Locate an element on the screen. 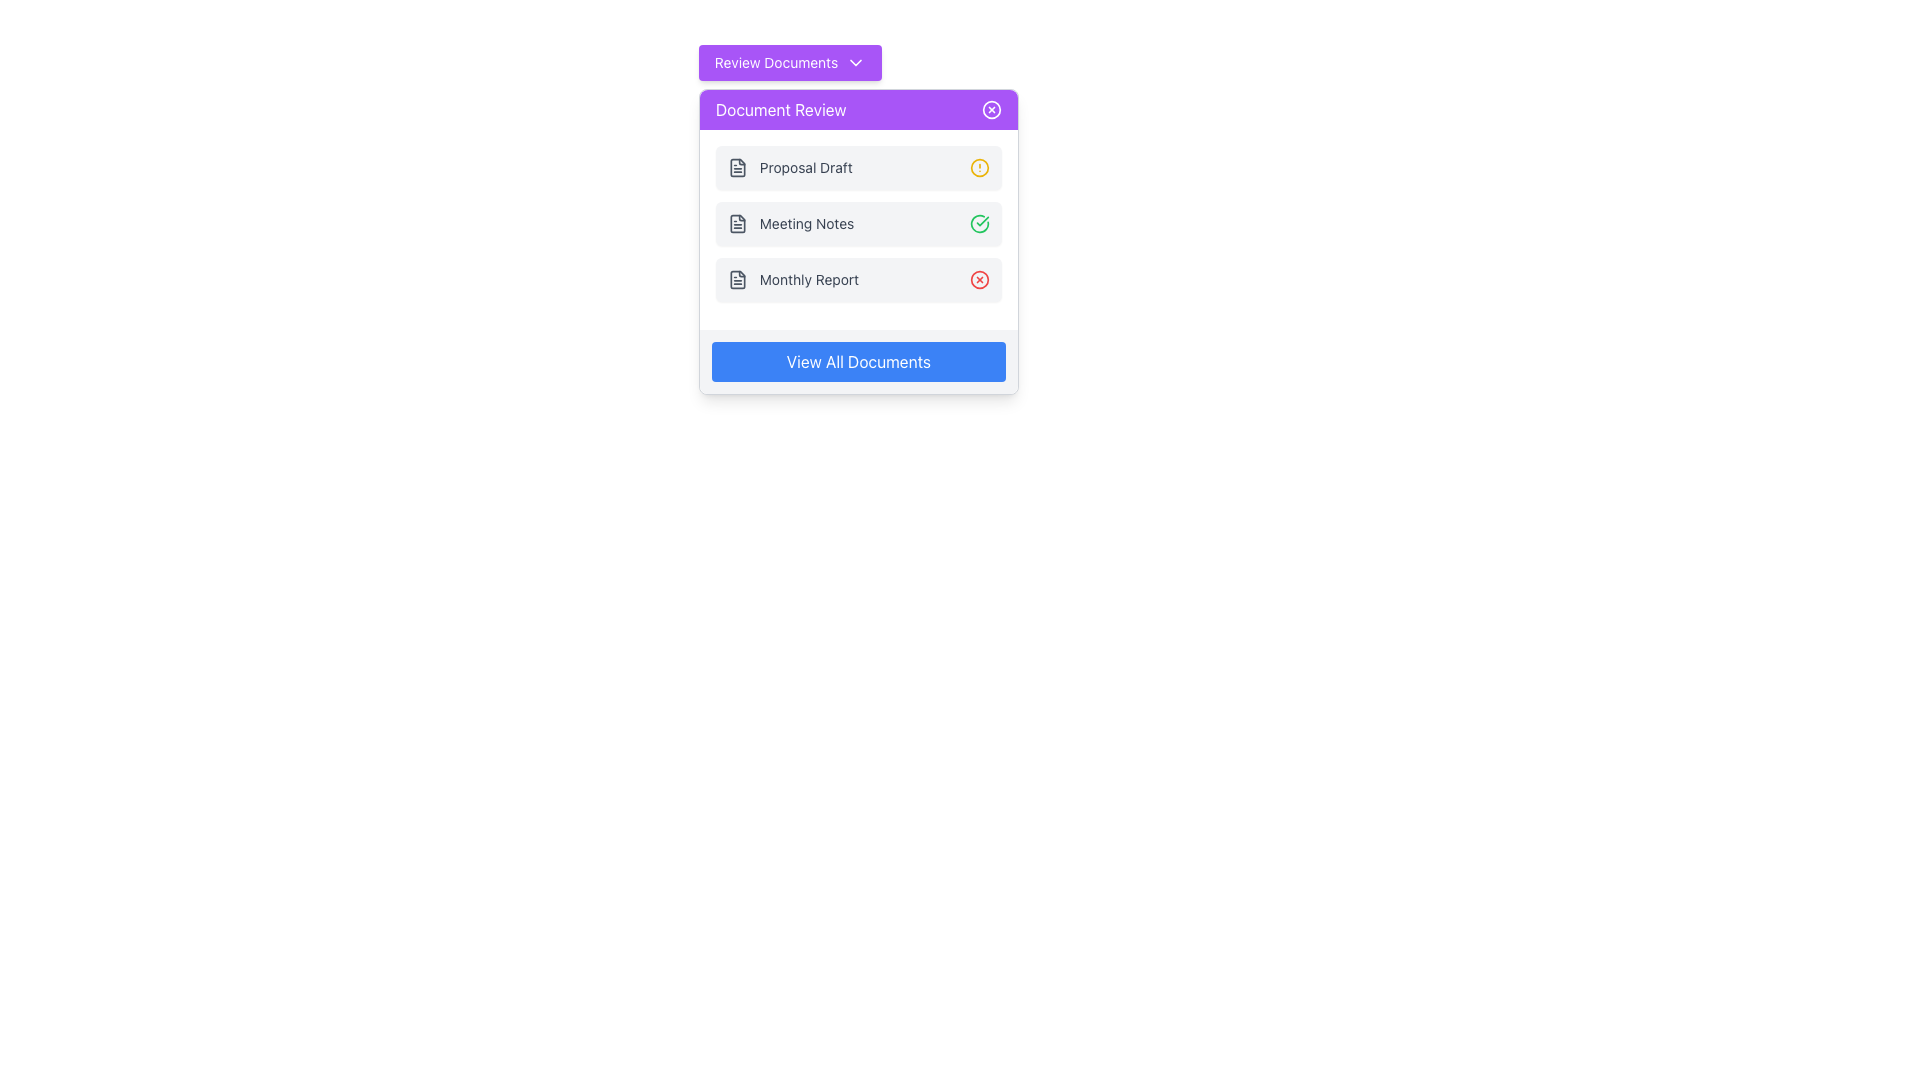  the rectangular button with a vibrant blue background and white bold text reading 'View All Documents' located at the bottom of the Document Review pop-up is located at coordinates (858, 362).